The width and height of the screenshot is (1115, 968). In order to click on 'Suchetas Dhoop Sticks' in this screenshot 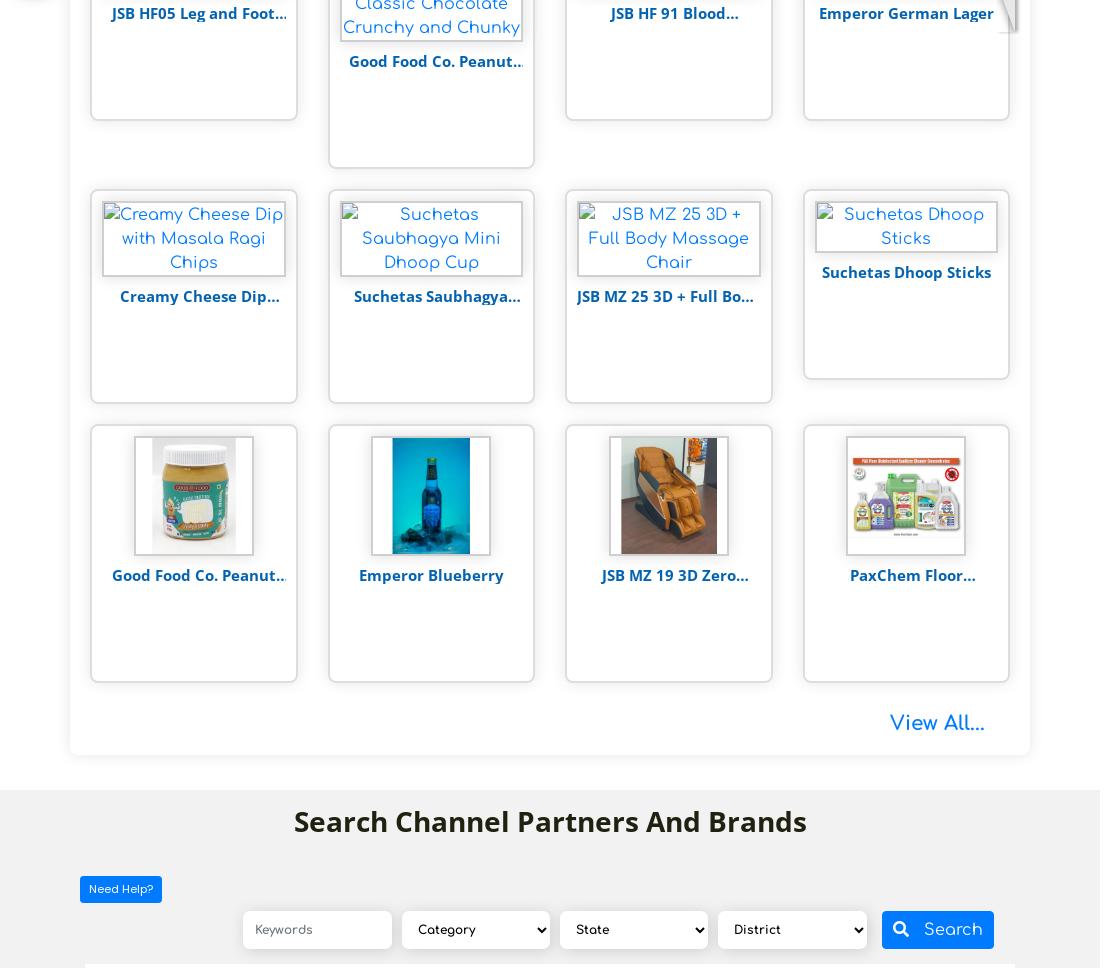, I will do `click(905, 271)`.